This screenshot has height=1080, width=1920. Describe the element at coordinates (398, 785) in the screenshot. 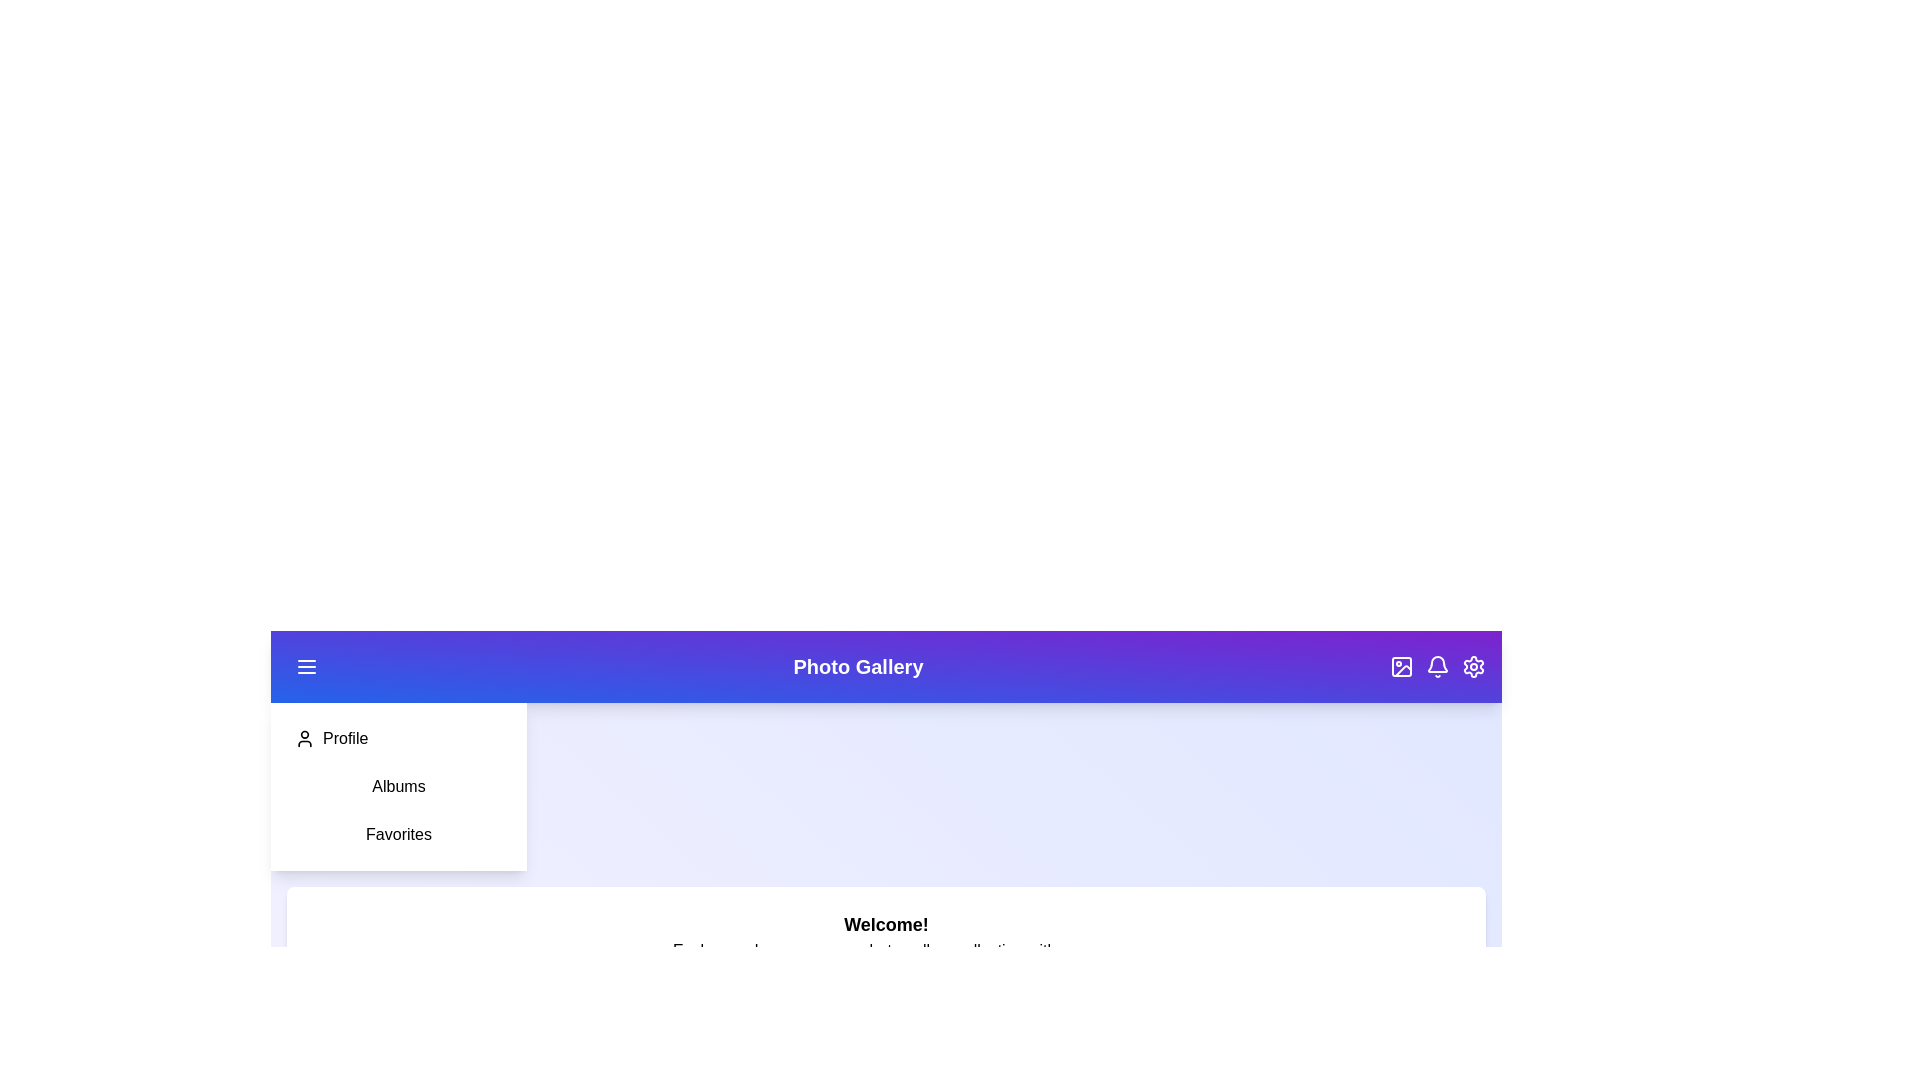

I see `the 'Albums' option in the sidebar` at that location.